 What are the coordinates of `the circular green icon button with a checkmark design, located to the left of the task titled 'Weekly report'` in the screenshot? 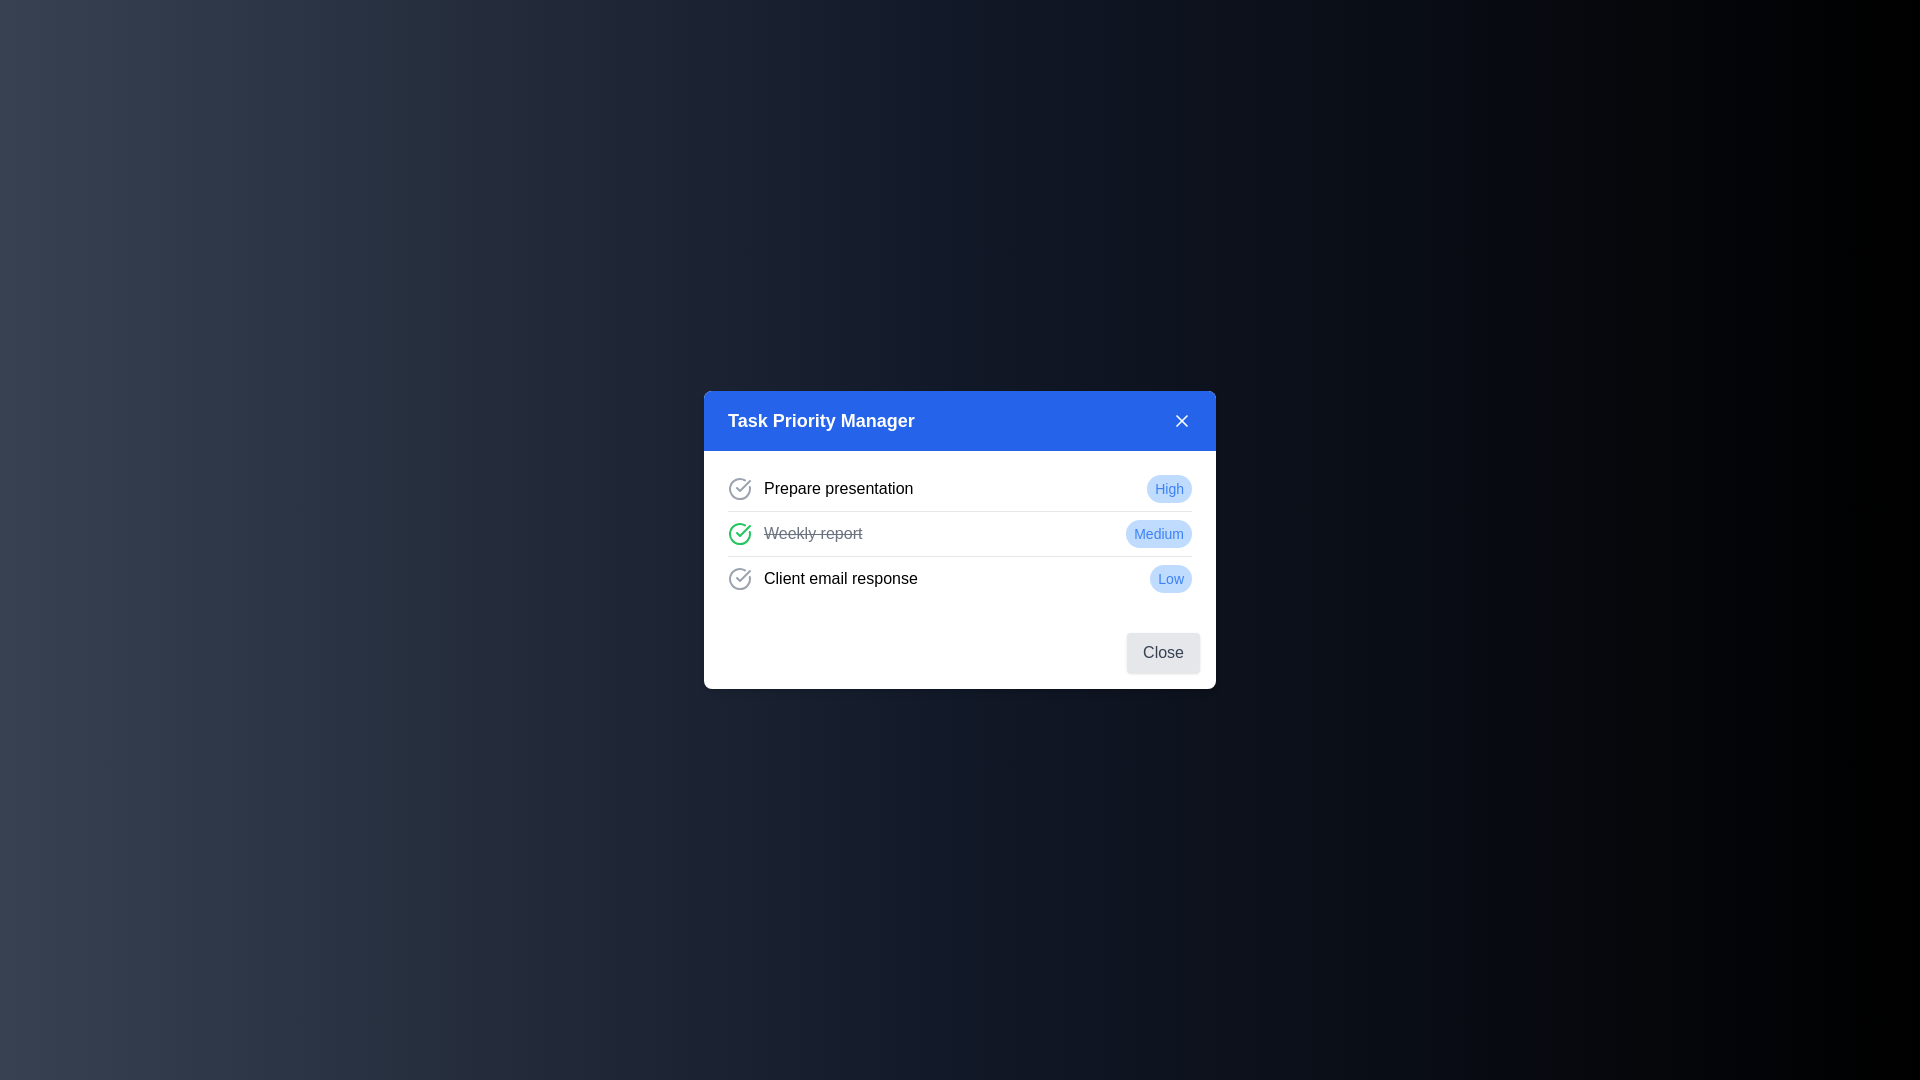 It's located at (738, 532).